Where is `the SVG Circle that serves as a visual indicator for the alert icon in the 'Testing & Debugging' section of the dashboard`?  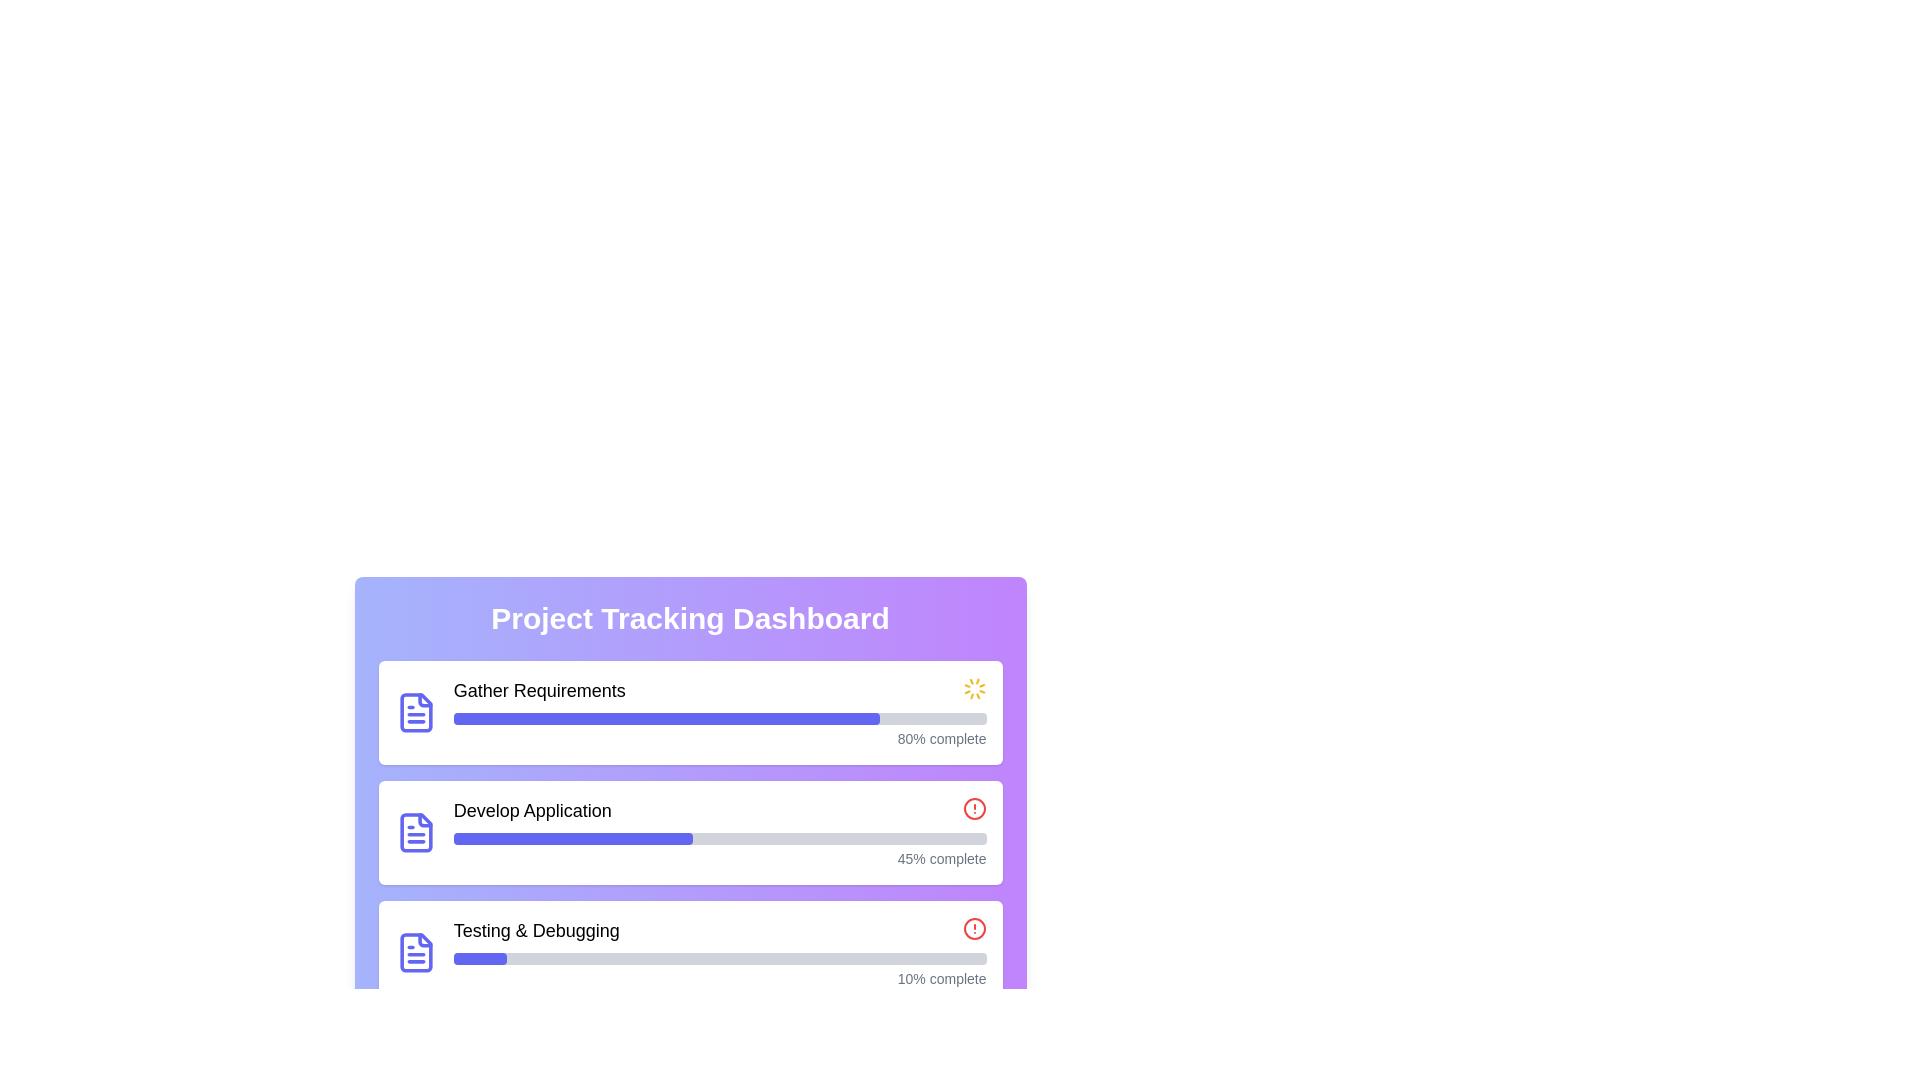 the SVG Circle that serves as a visual indicator for the alert icon in the 'Testing & Debugging' section of the dashboard is located at coordinates (974, 929).